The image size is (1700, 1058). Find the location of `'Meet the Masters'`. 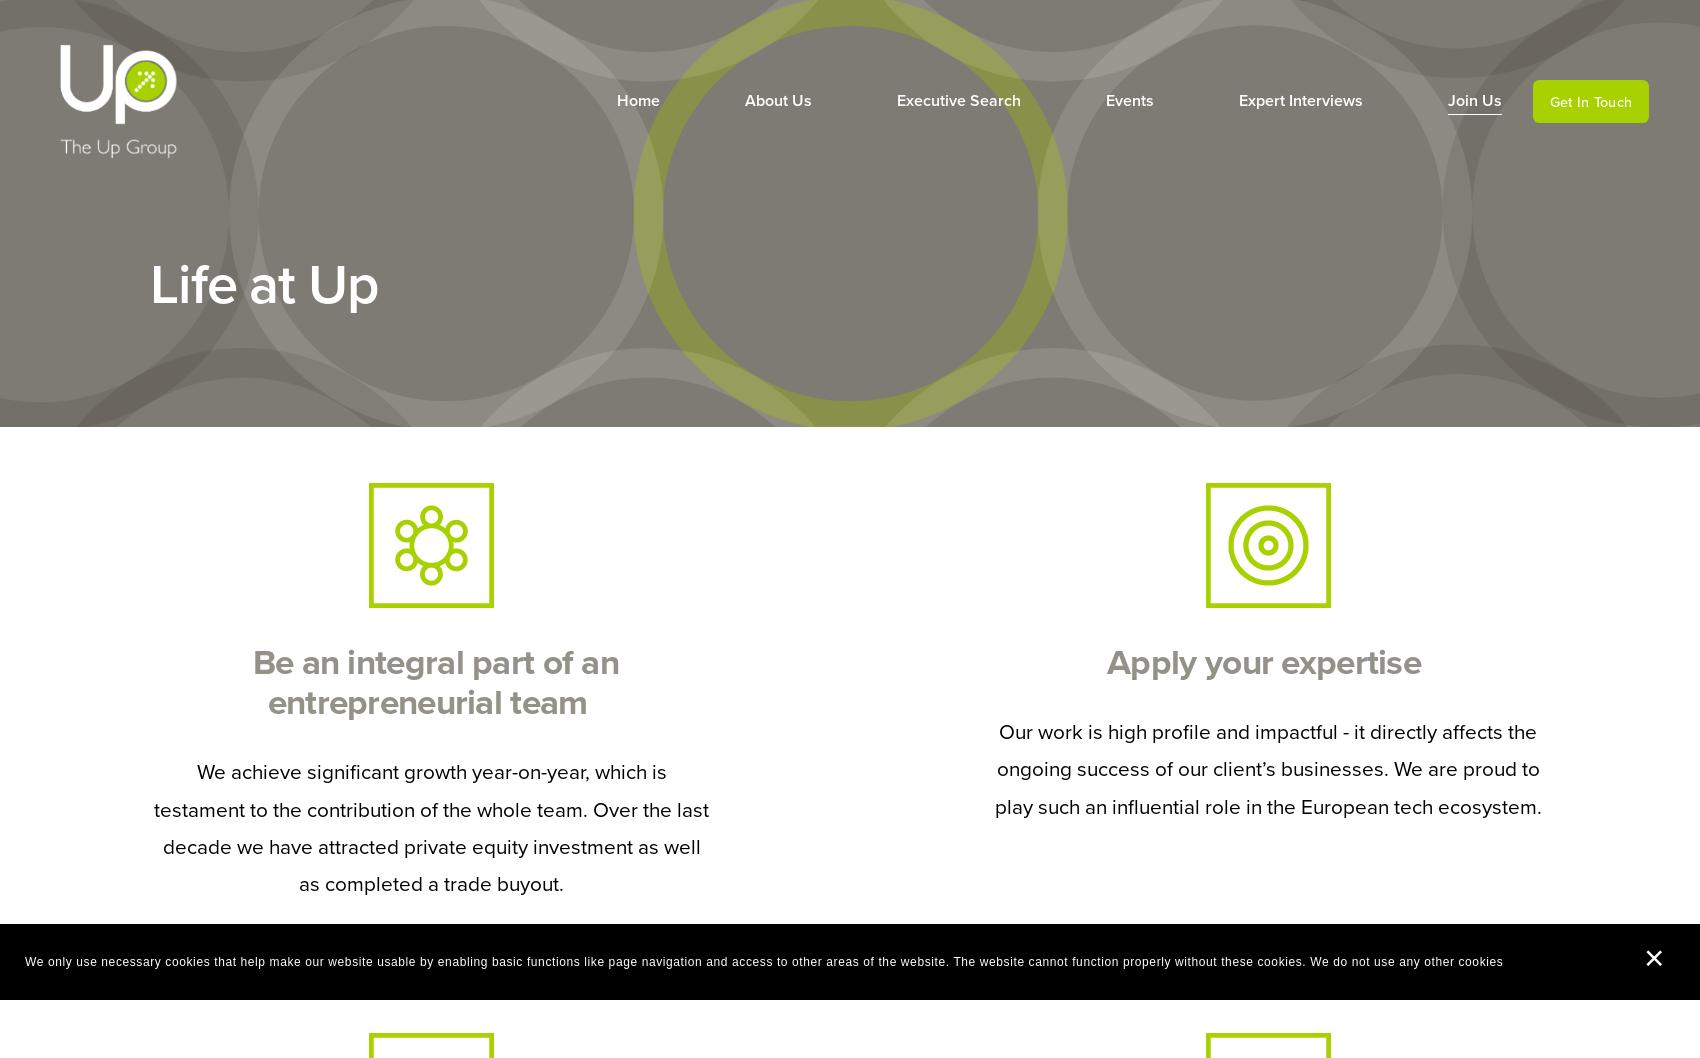

'Meet the Masters' is located at coordinates (1236, 159).